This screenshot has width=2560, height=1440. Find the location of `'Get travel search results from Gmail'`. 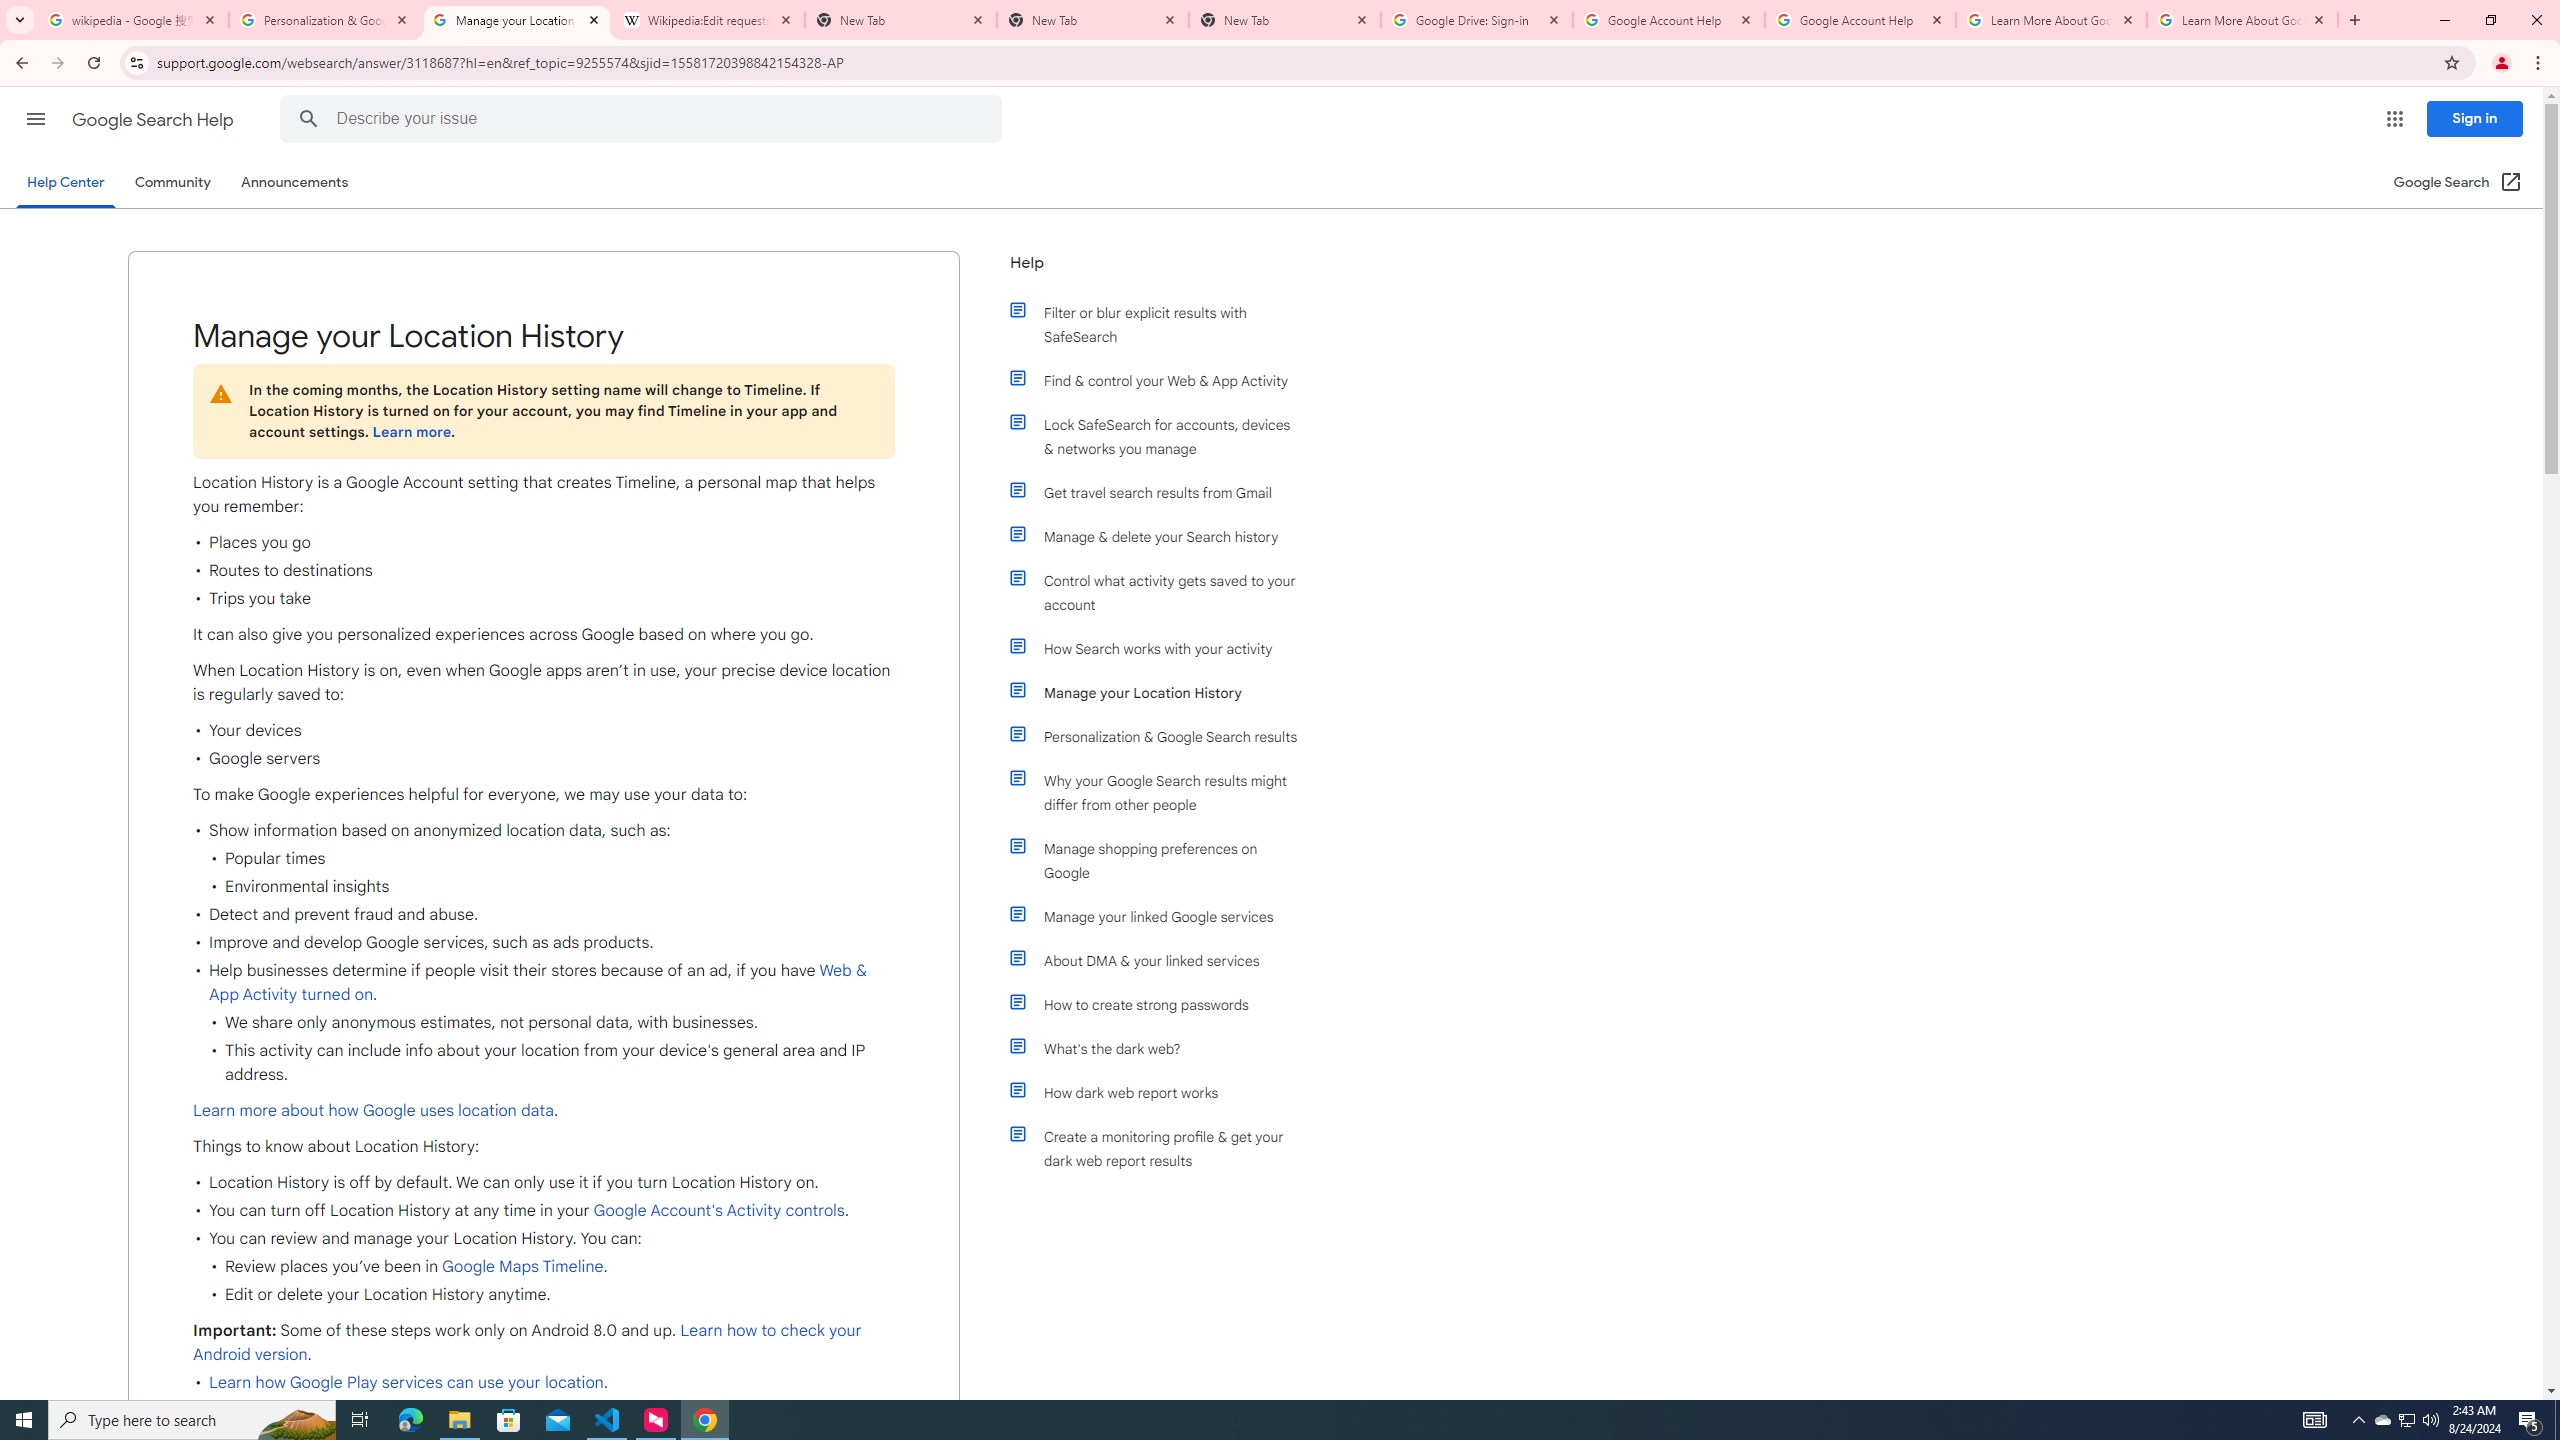

'Get travel search results from Gmail' is located at coordinates (1162, 493).